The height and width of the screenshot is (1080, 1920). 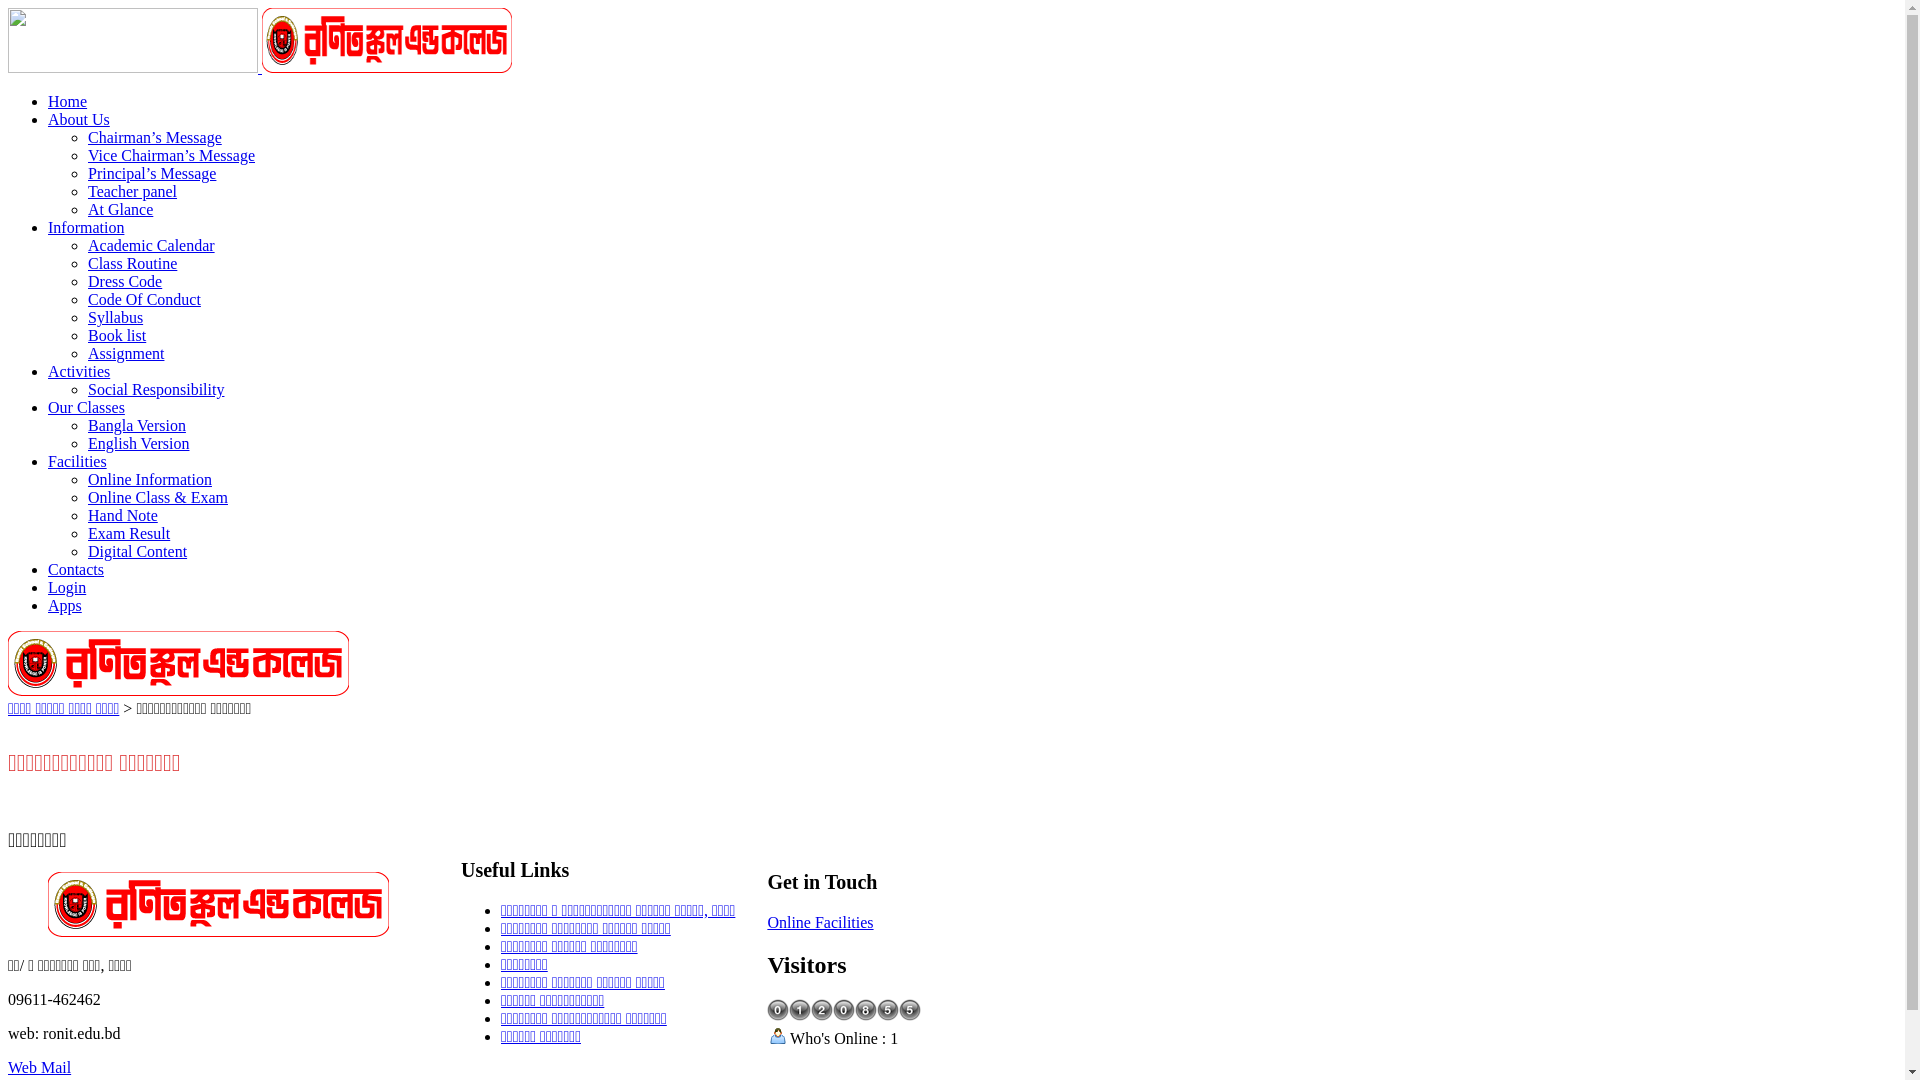 What do you see at coordinates (136, 424) in the screenshot?
I see `'Bangla Version'` at bounding box center [136, 424].